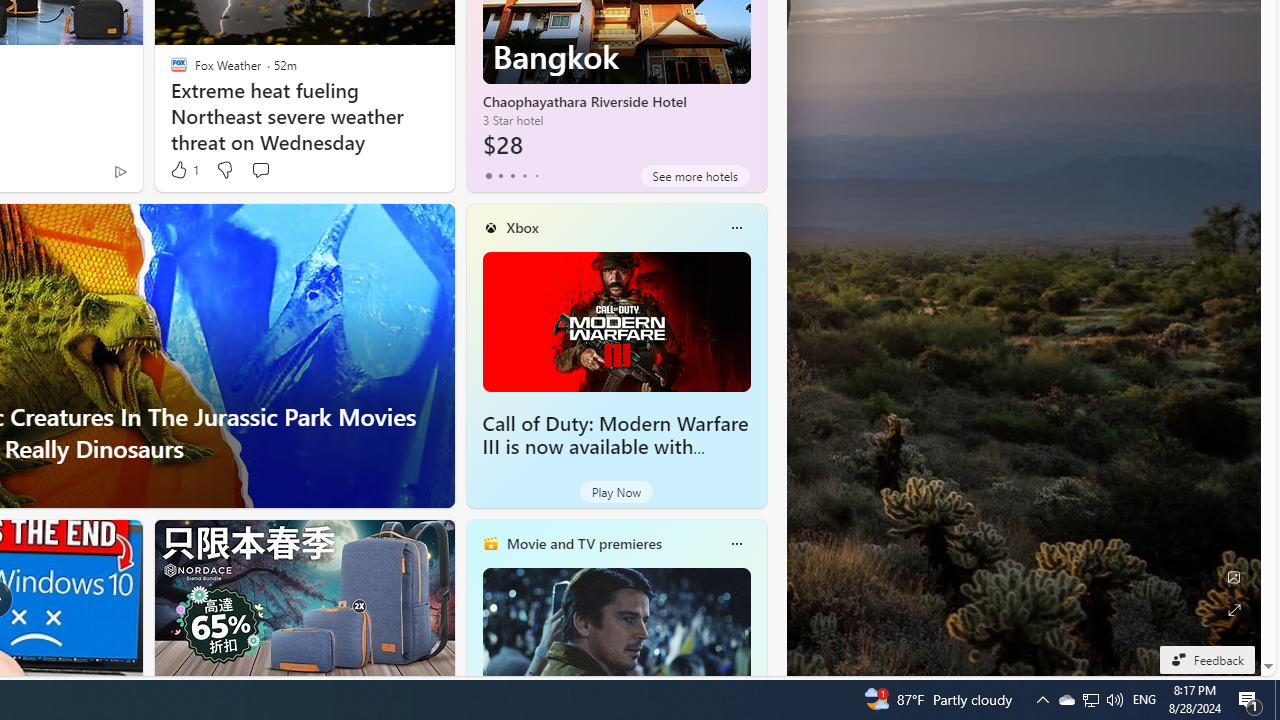  I want to click on 'Play Now', so click(615, 492).